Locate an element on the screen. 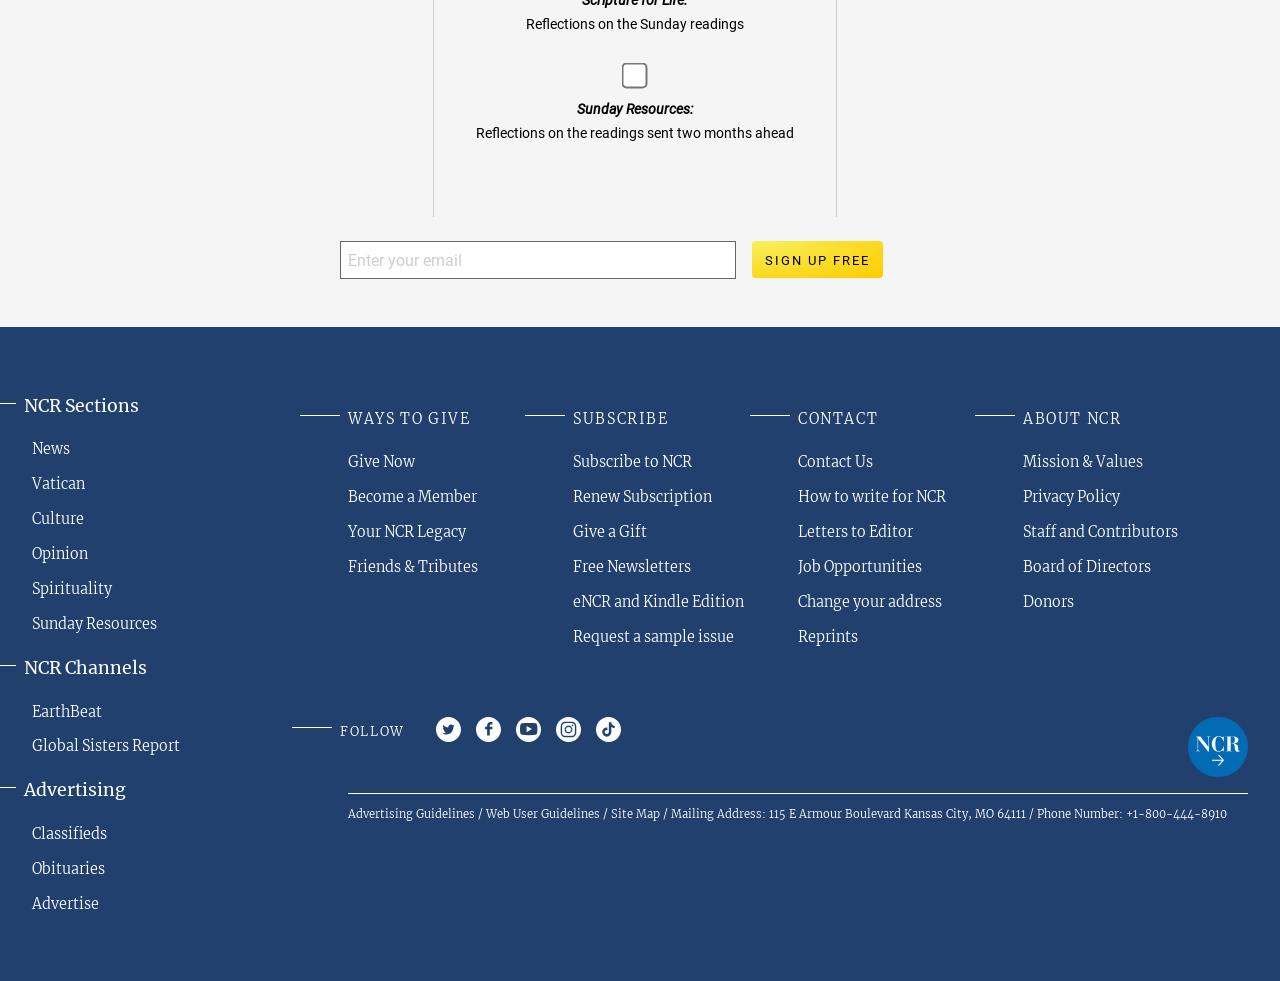 Image resolution: width=1280 pixels, height=981 pixels. 'News' is located at coordinates (50, 448).